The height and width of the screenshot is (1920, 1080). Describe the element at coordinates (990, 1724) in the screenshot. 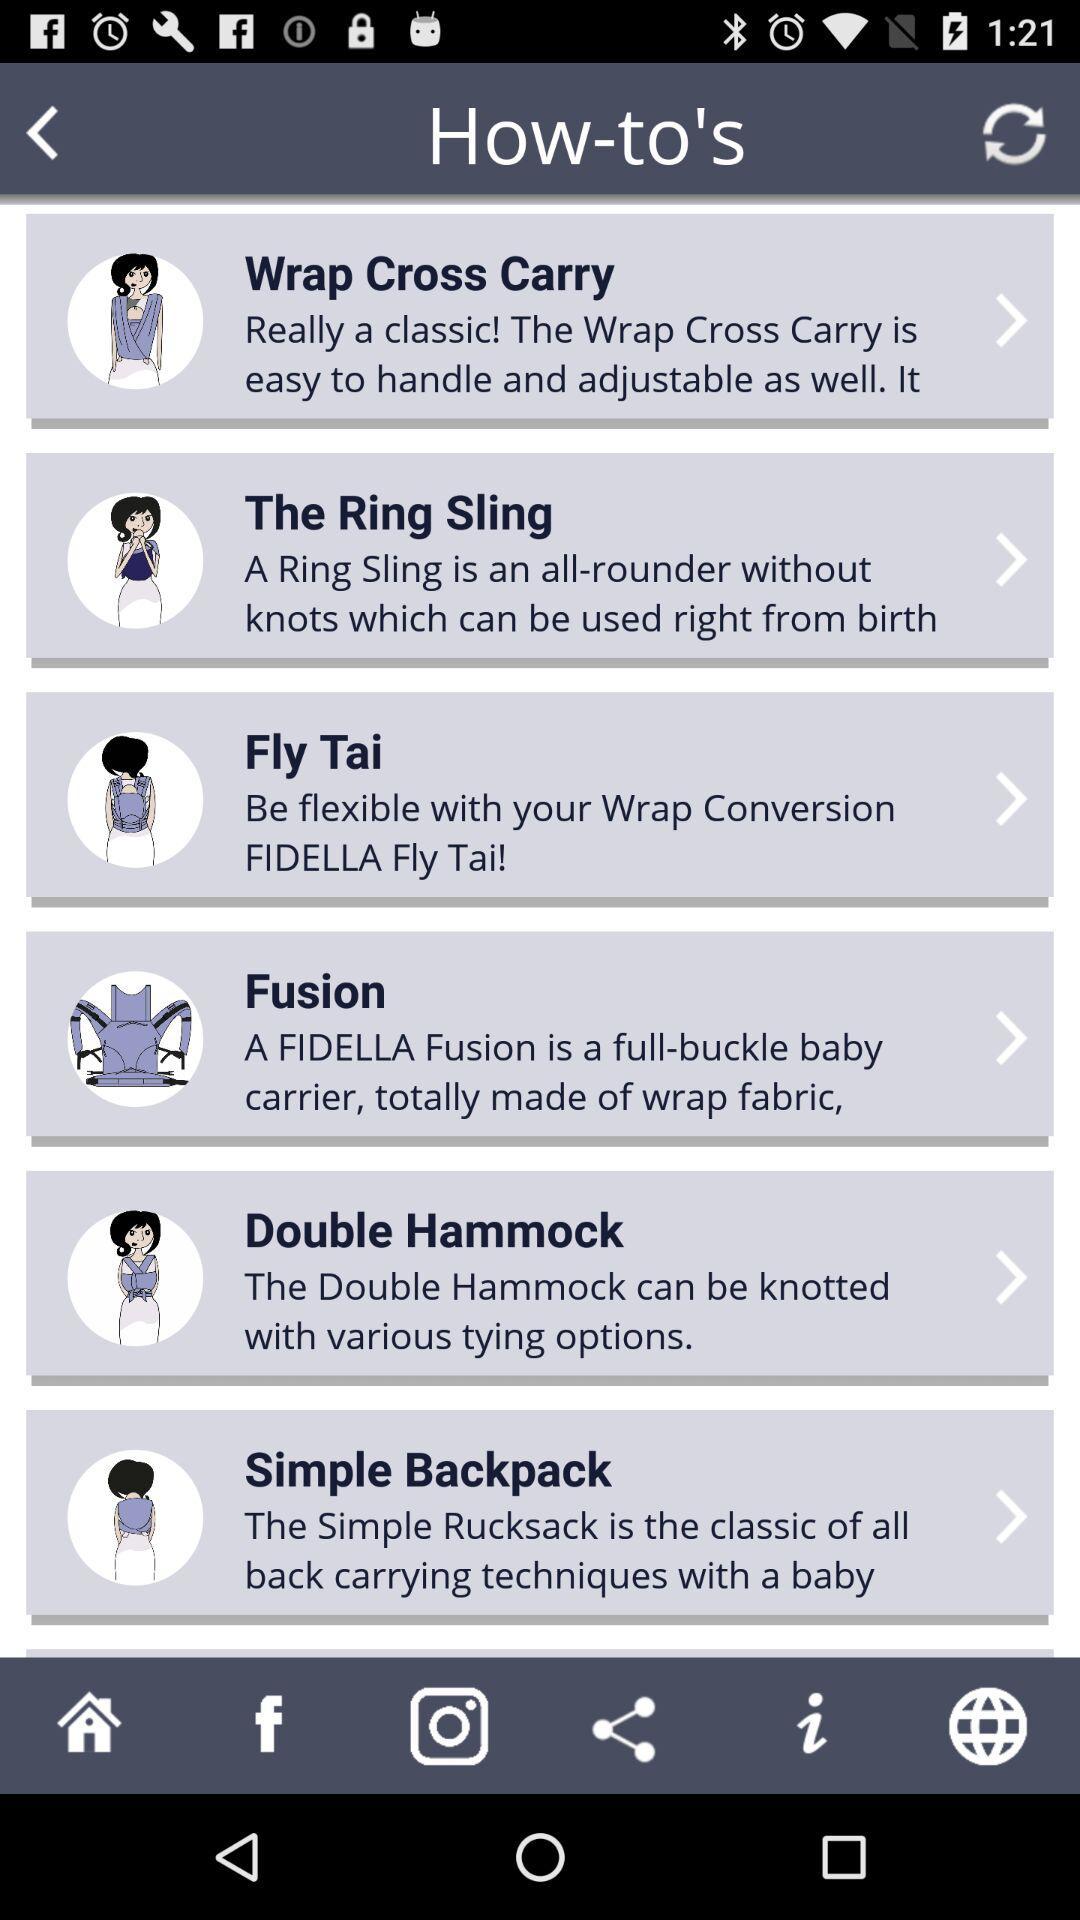

I see `the app below the simple rucksack icon` at that location.